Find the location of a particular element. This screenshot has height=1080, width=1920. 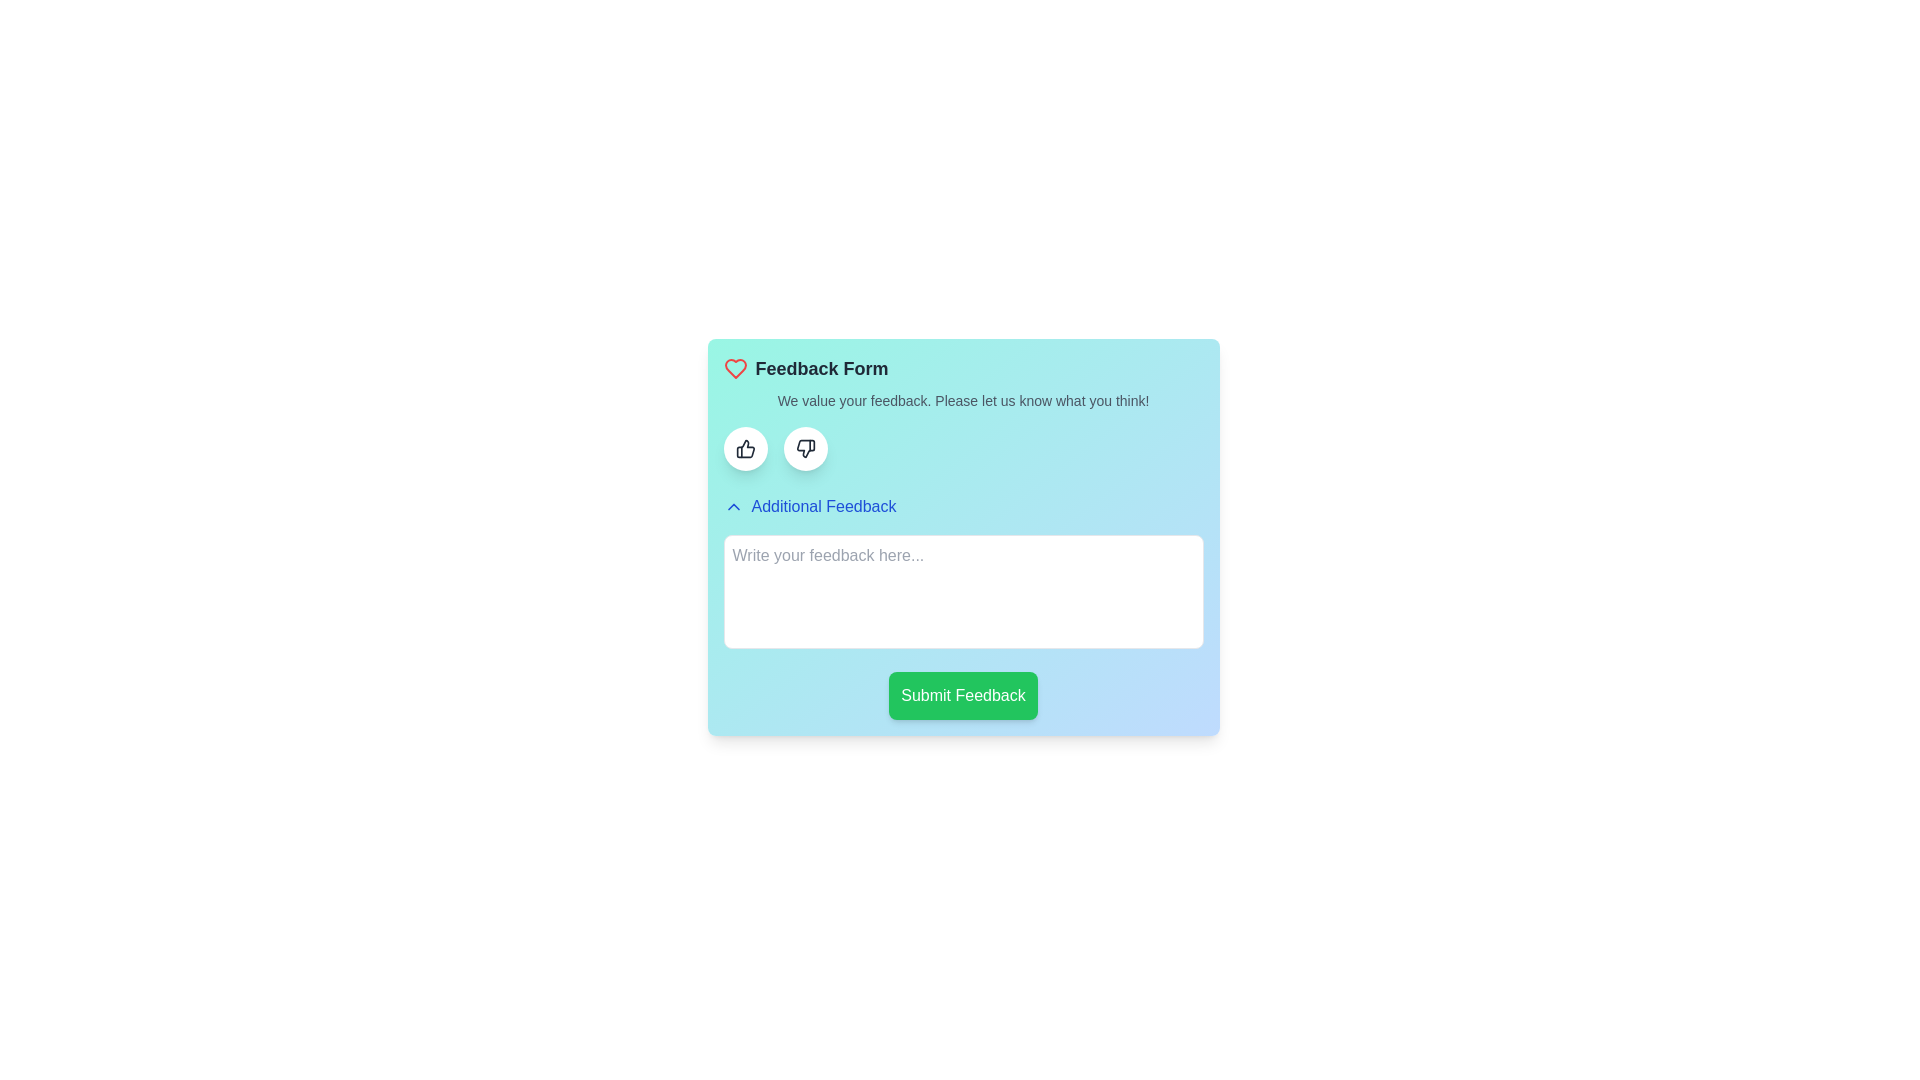

the downward-facing thumb icon, which represents negative feedback, located within the Feedback Form section is located at coordinates (805, 447).